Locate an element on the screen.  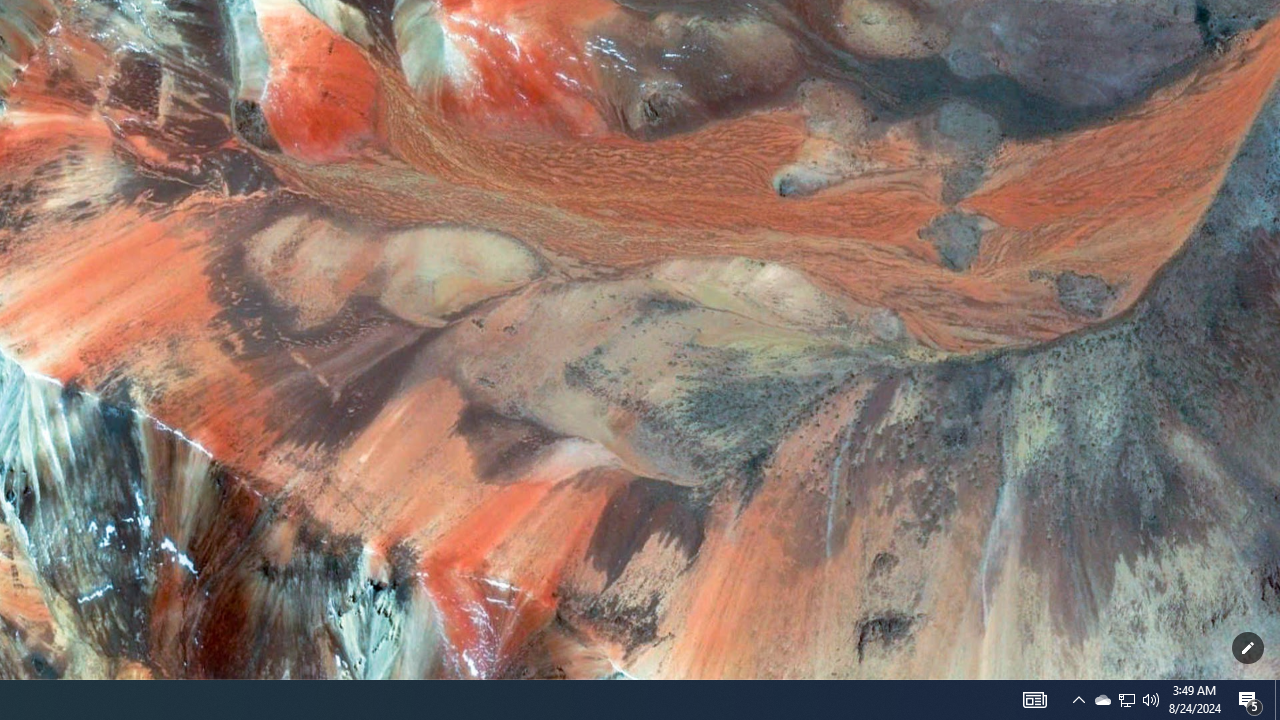
'Customize this page' is located at coordinates (1247, 648).